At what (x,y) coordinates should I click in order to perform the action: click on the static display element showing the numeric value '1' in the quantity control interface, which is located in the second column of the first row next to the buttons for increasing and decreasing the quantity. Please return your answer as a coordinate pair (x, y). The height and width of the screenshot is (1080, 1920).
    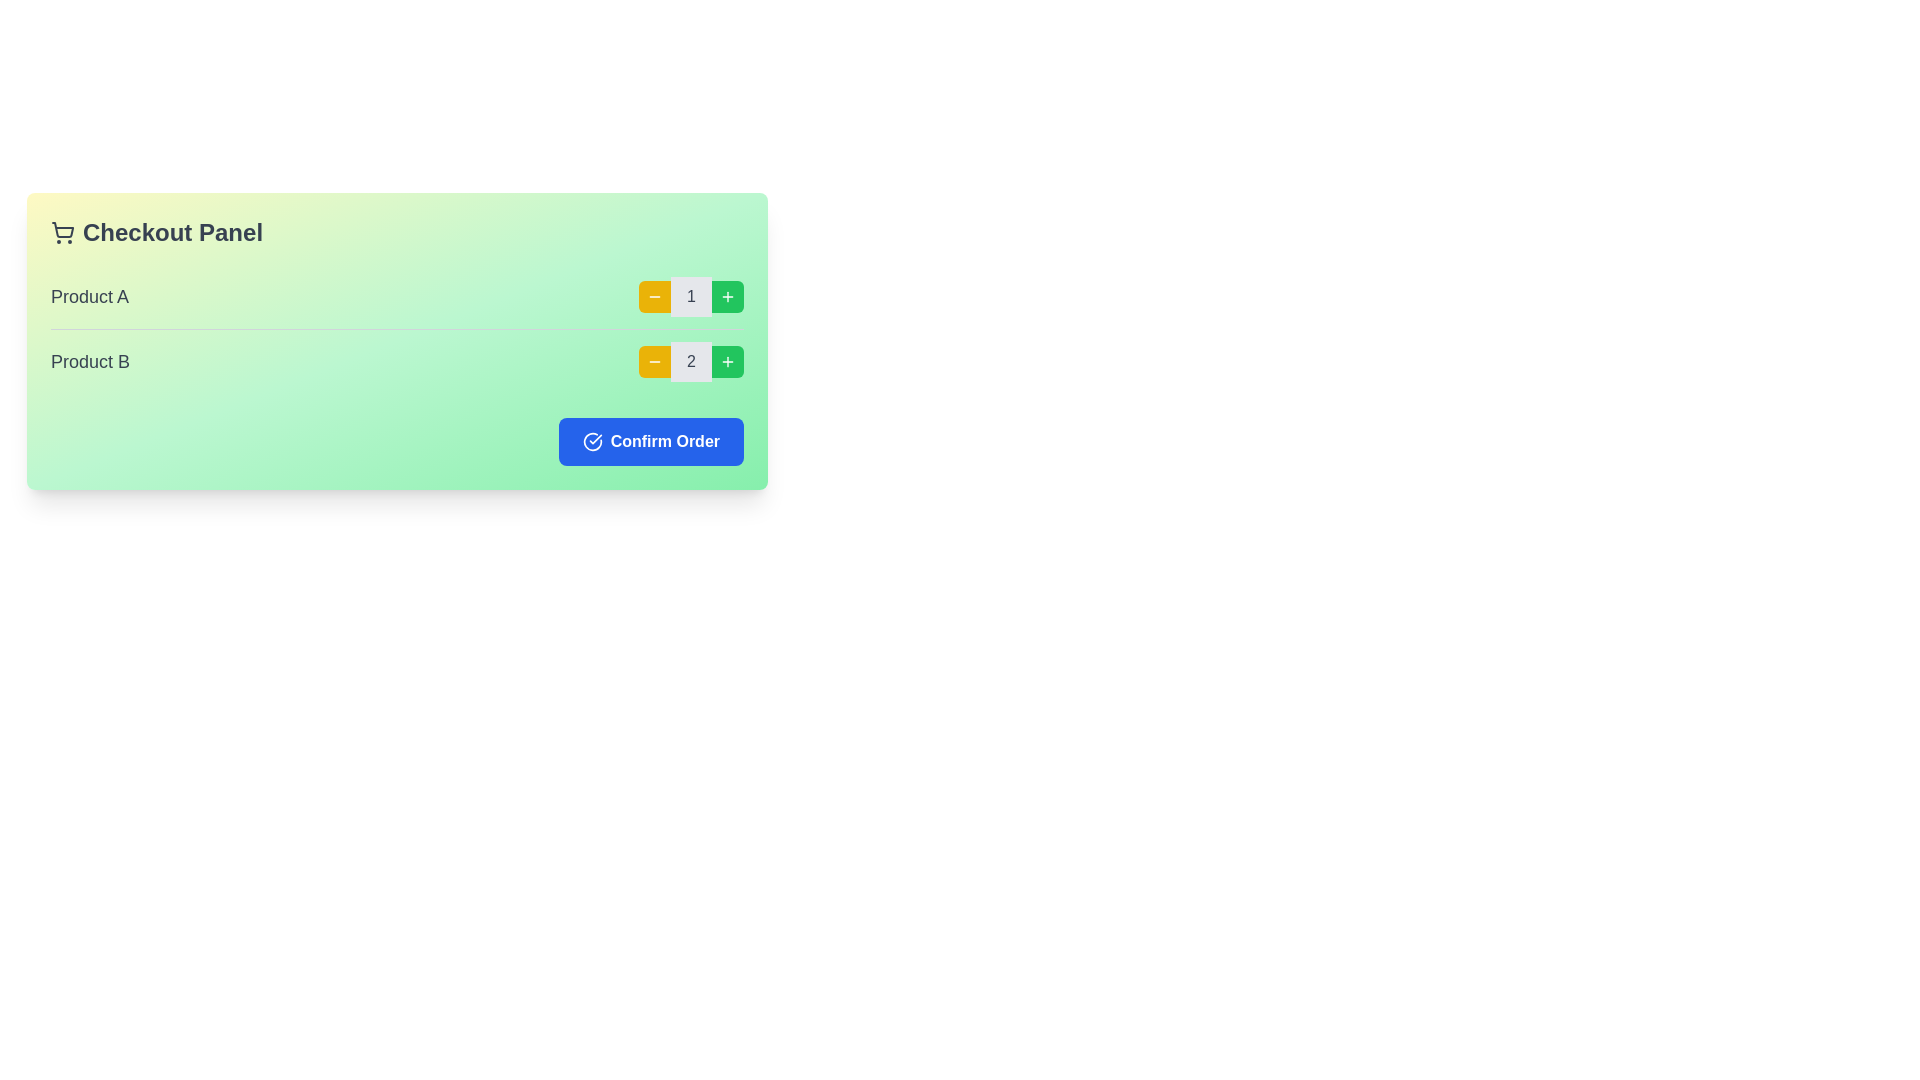
    Looking at the image, I should click on (691, 297).